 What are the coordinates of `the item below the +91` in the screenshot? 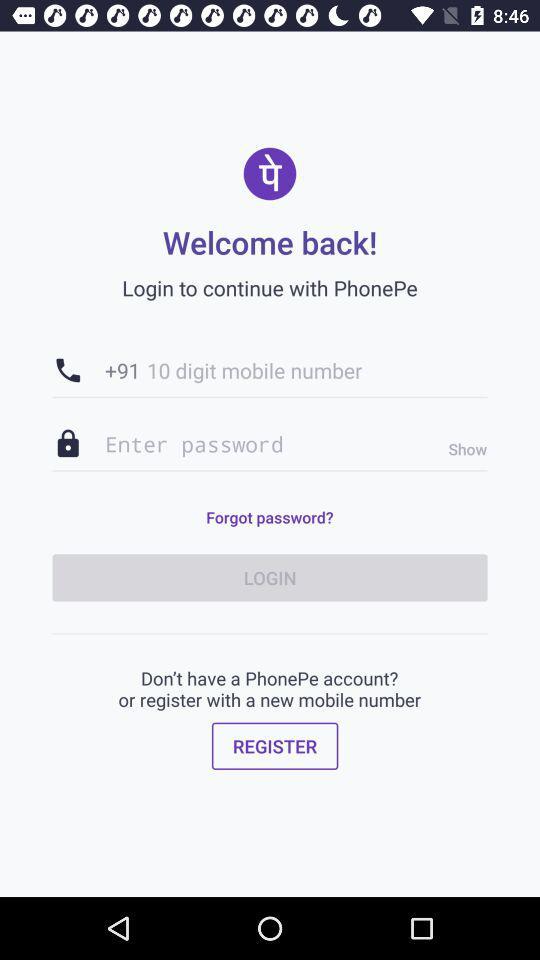 It's located at (270, 444).